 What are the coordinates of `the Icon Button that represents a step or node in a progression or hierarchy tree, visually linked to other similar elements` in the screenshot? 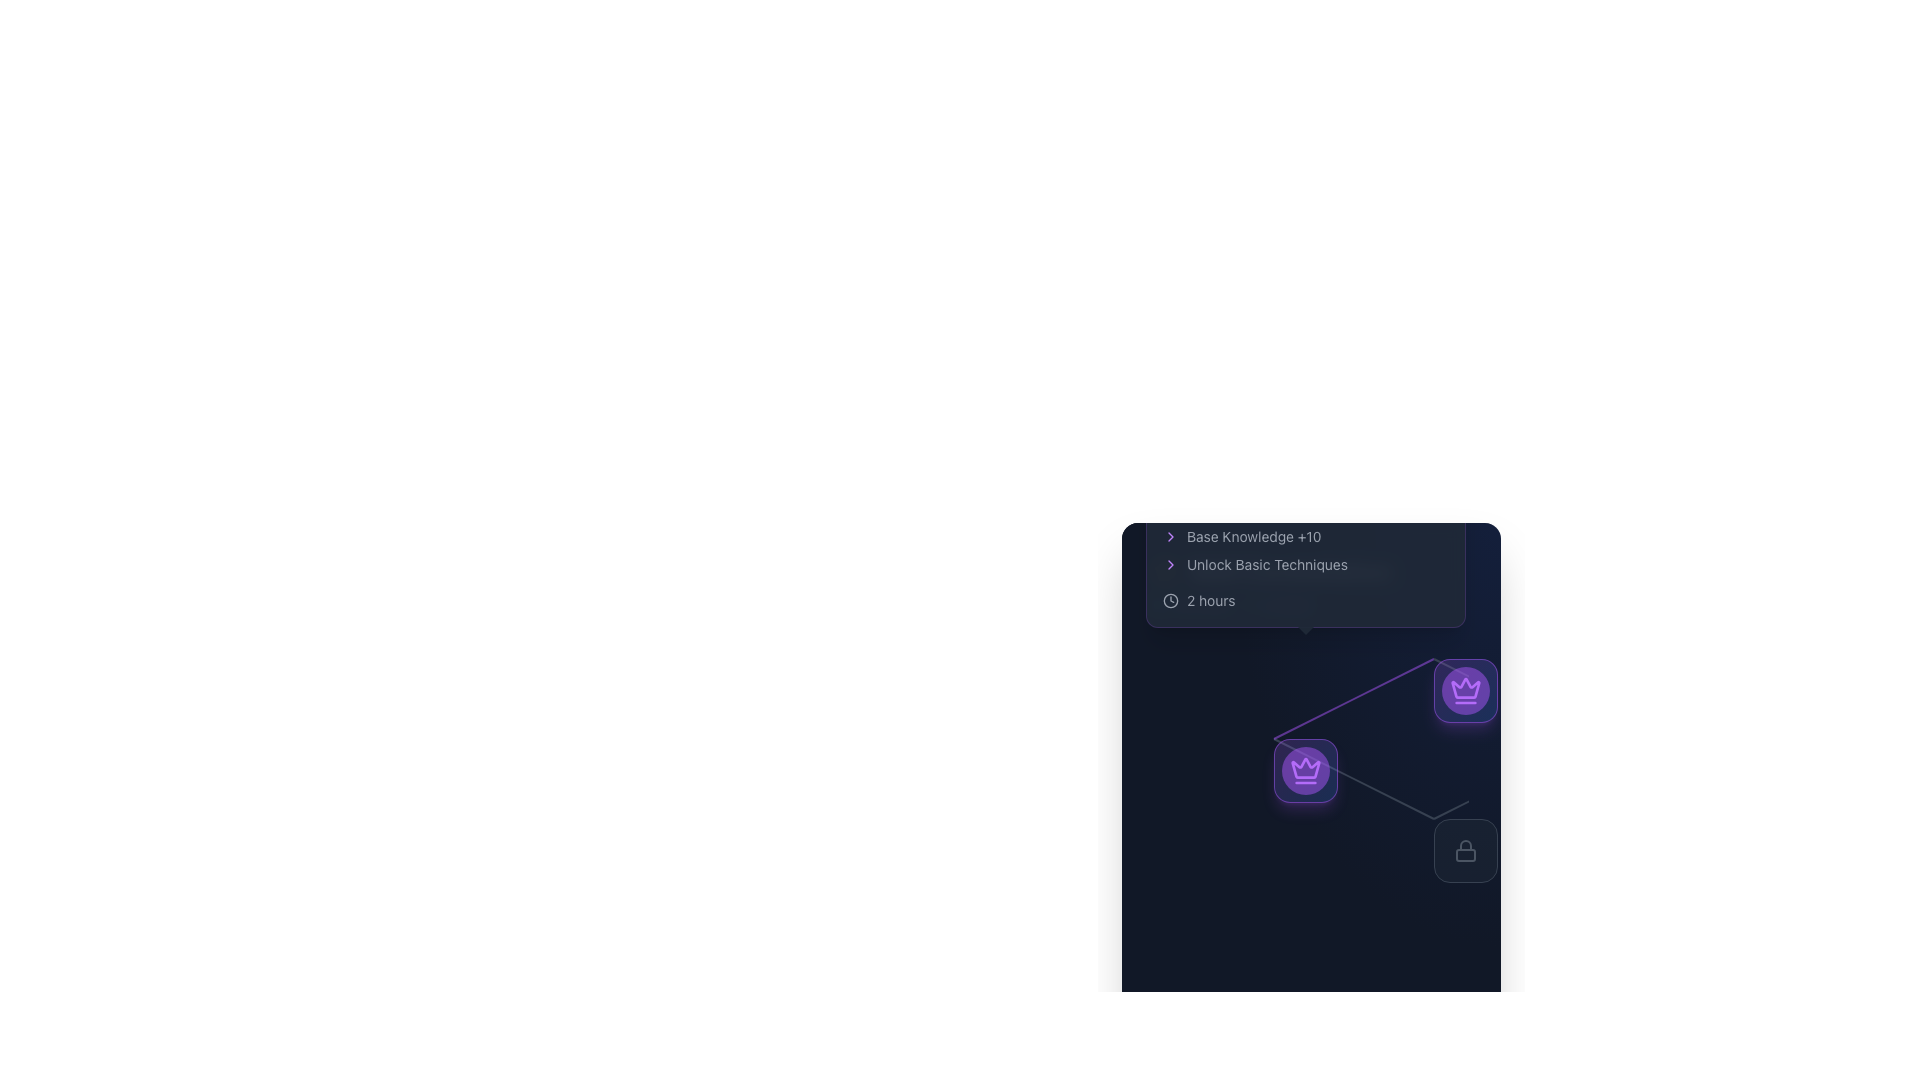 It's located at (1305, 770).